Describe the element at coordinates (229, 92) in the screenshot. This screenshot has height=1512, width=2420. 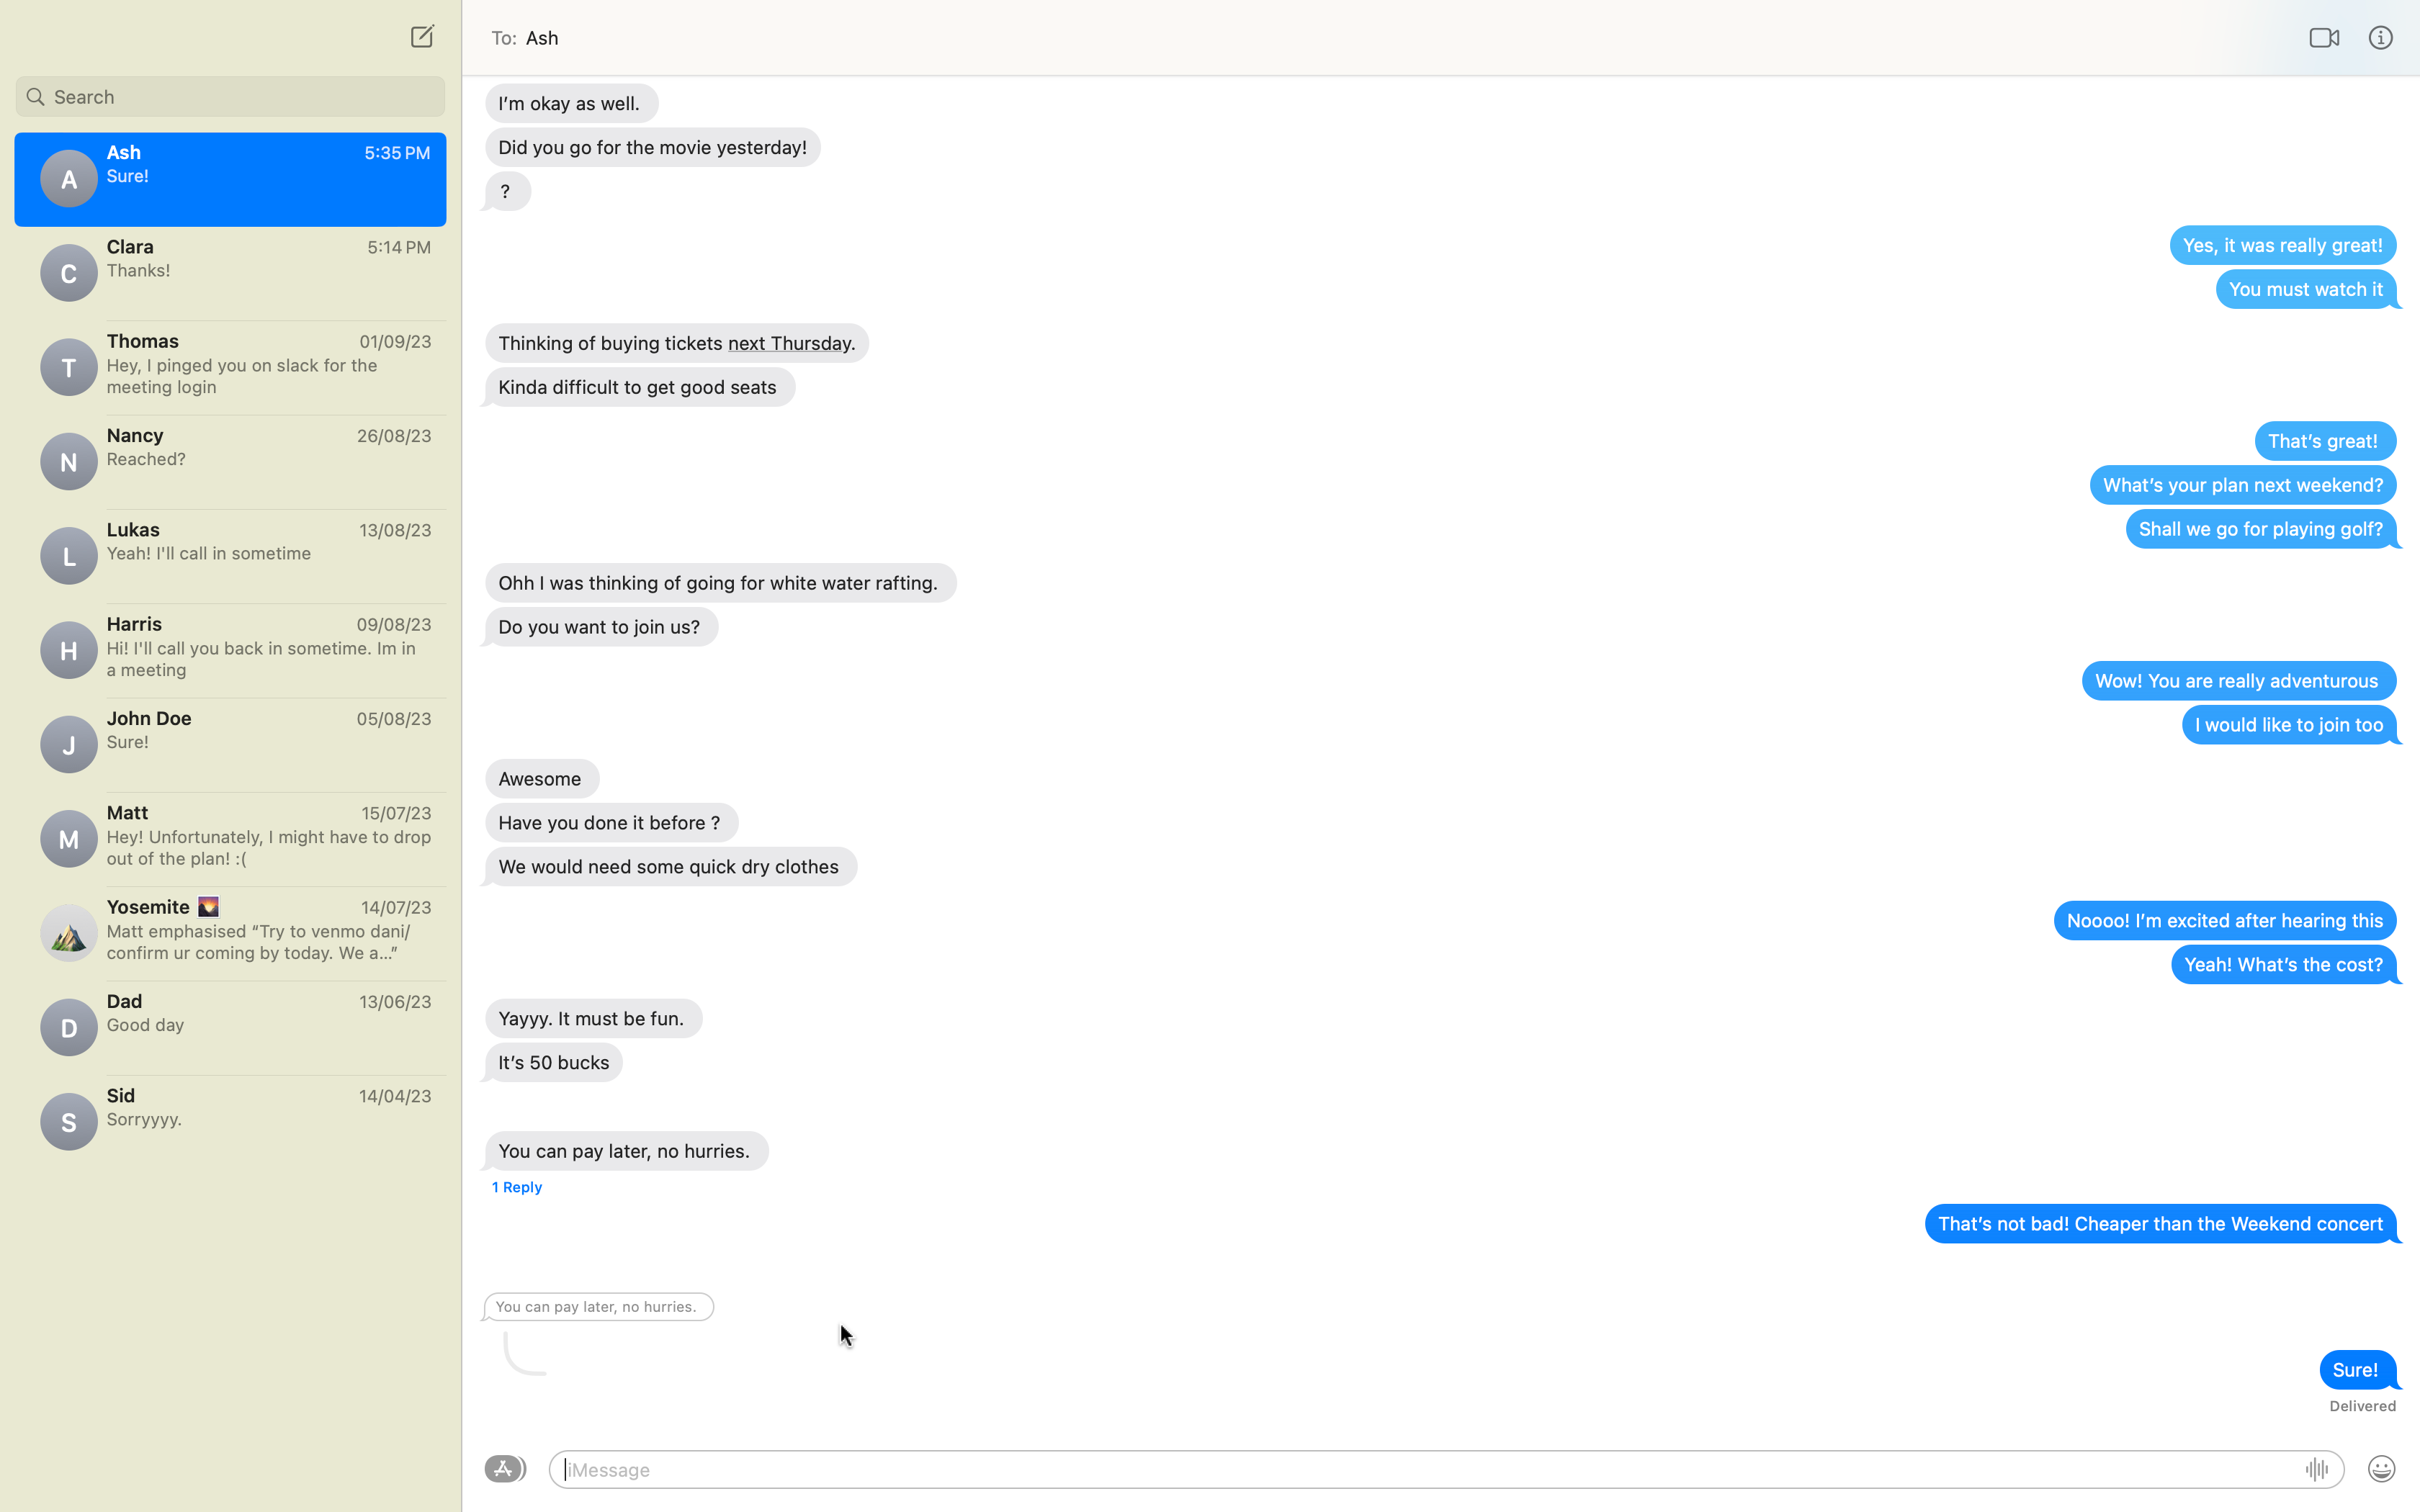
I see `John in contacts and open up his profile` at that location.